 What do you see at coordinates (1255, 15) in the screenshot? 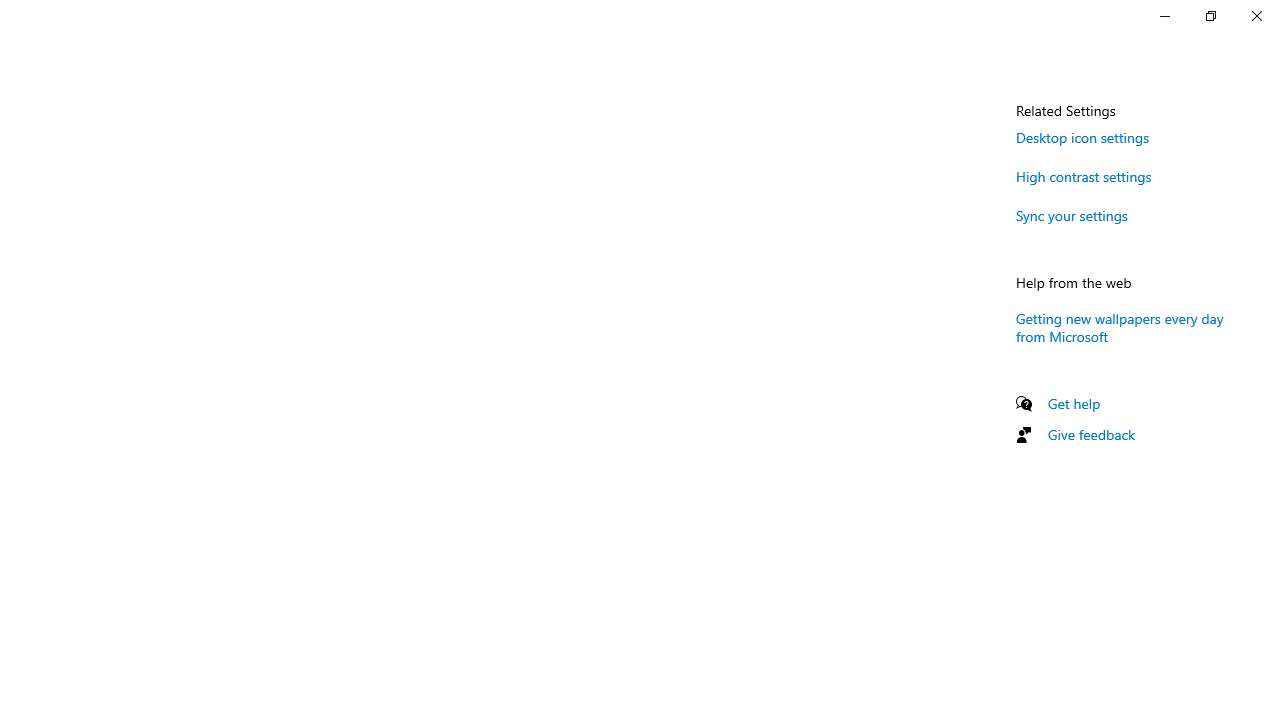
I see `'Close Settings'` at bounding box center [1255, 15].